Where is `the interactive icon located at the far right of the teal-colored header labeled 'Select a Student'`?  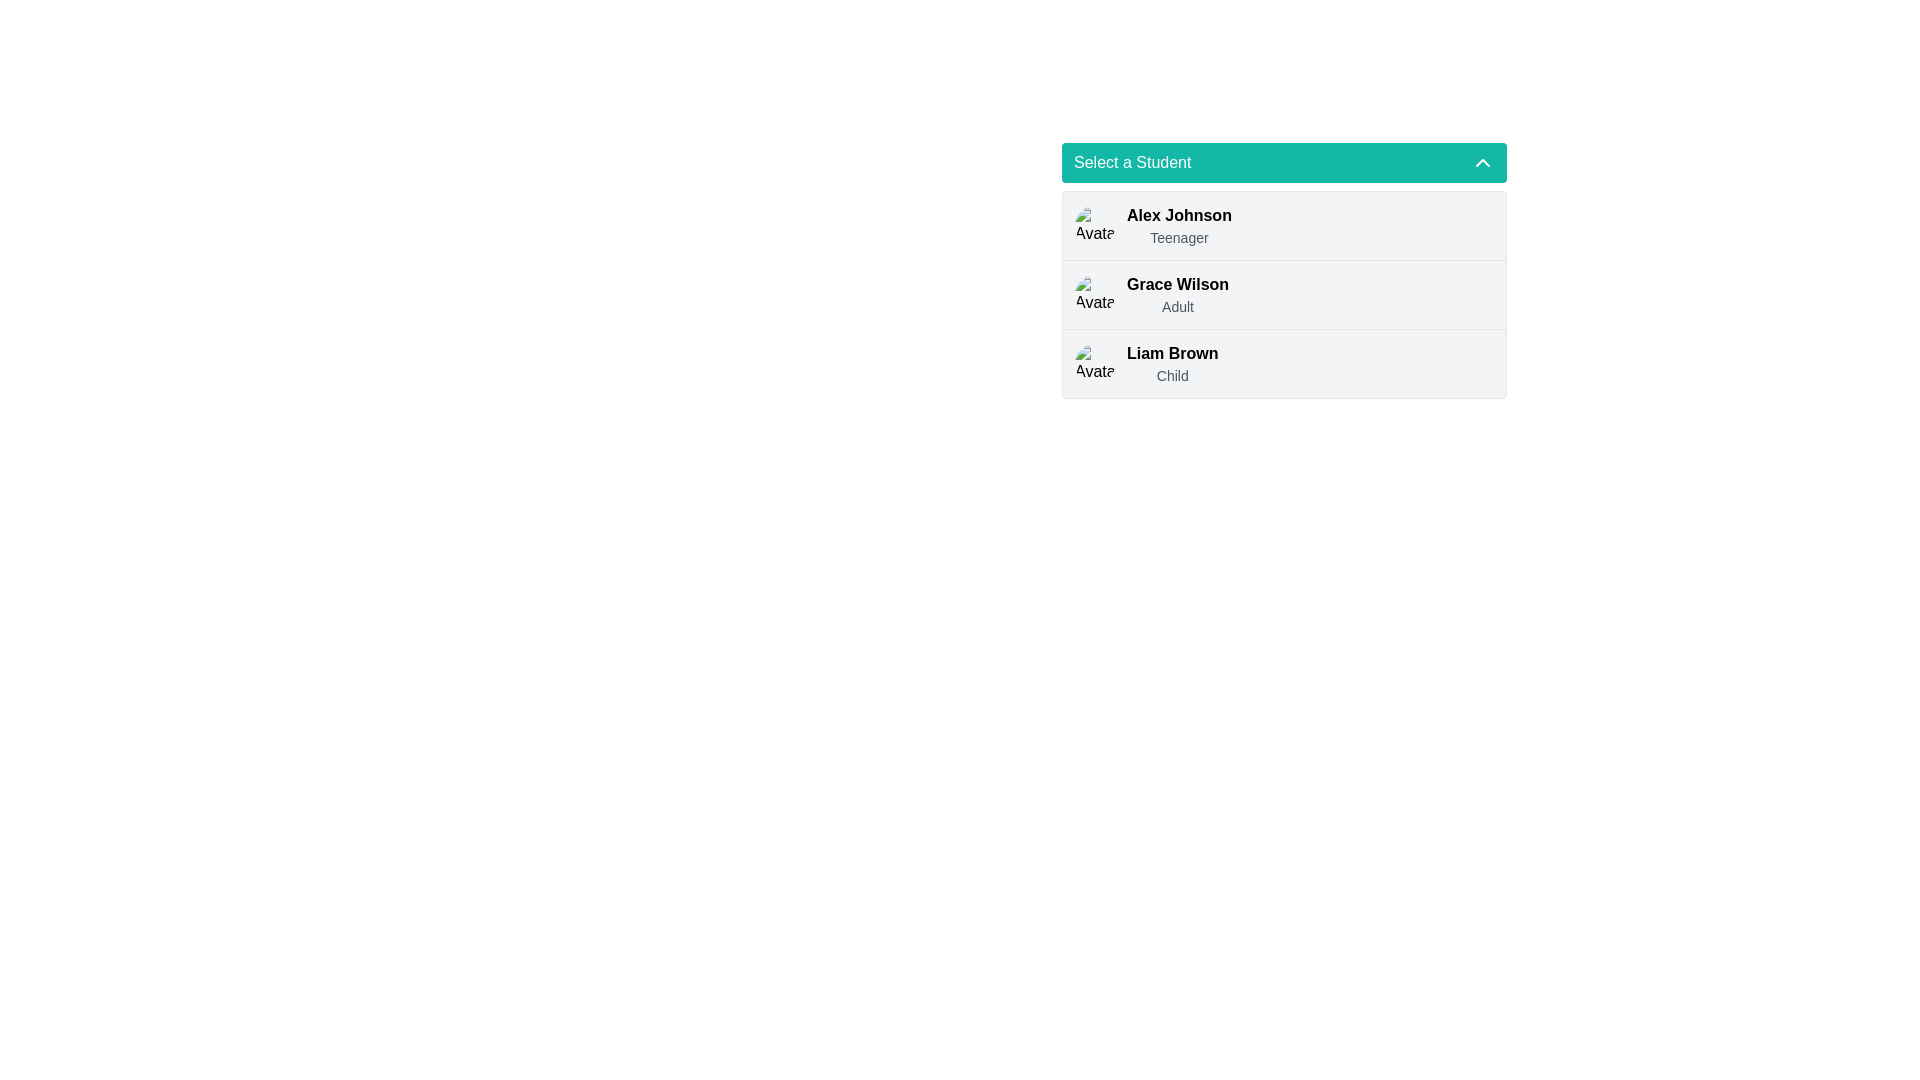 the interactive icon located at the far right of the teal-colored header labeled 'Select a Student' is located at coordinates (1483, 161).